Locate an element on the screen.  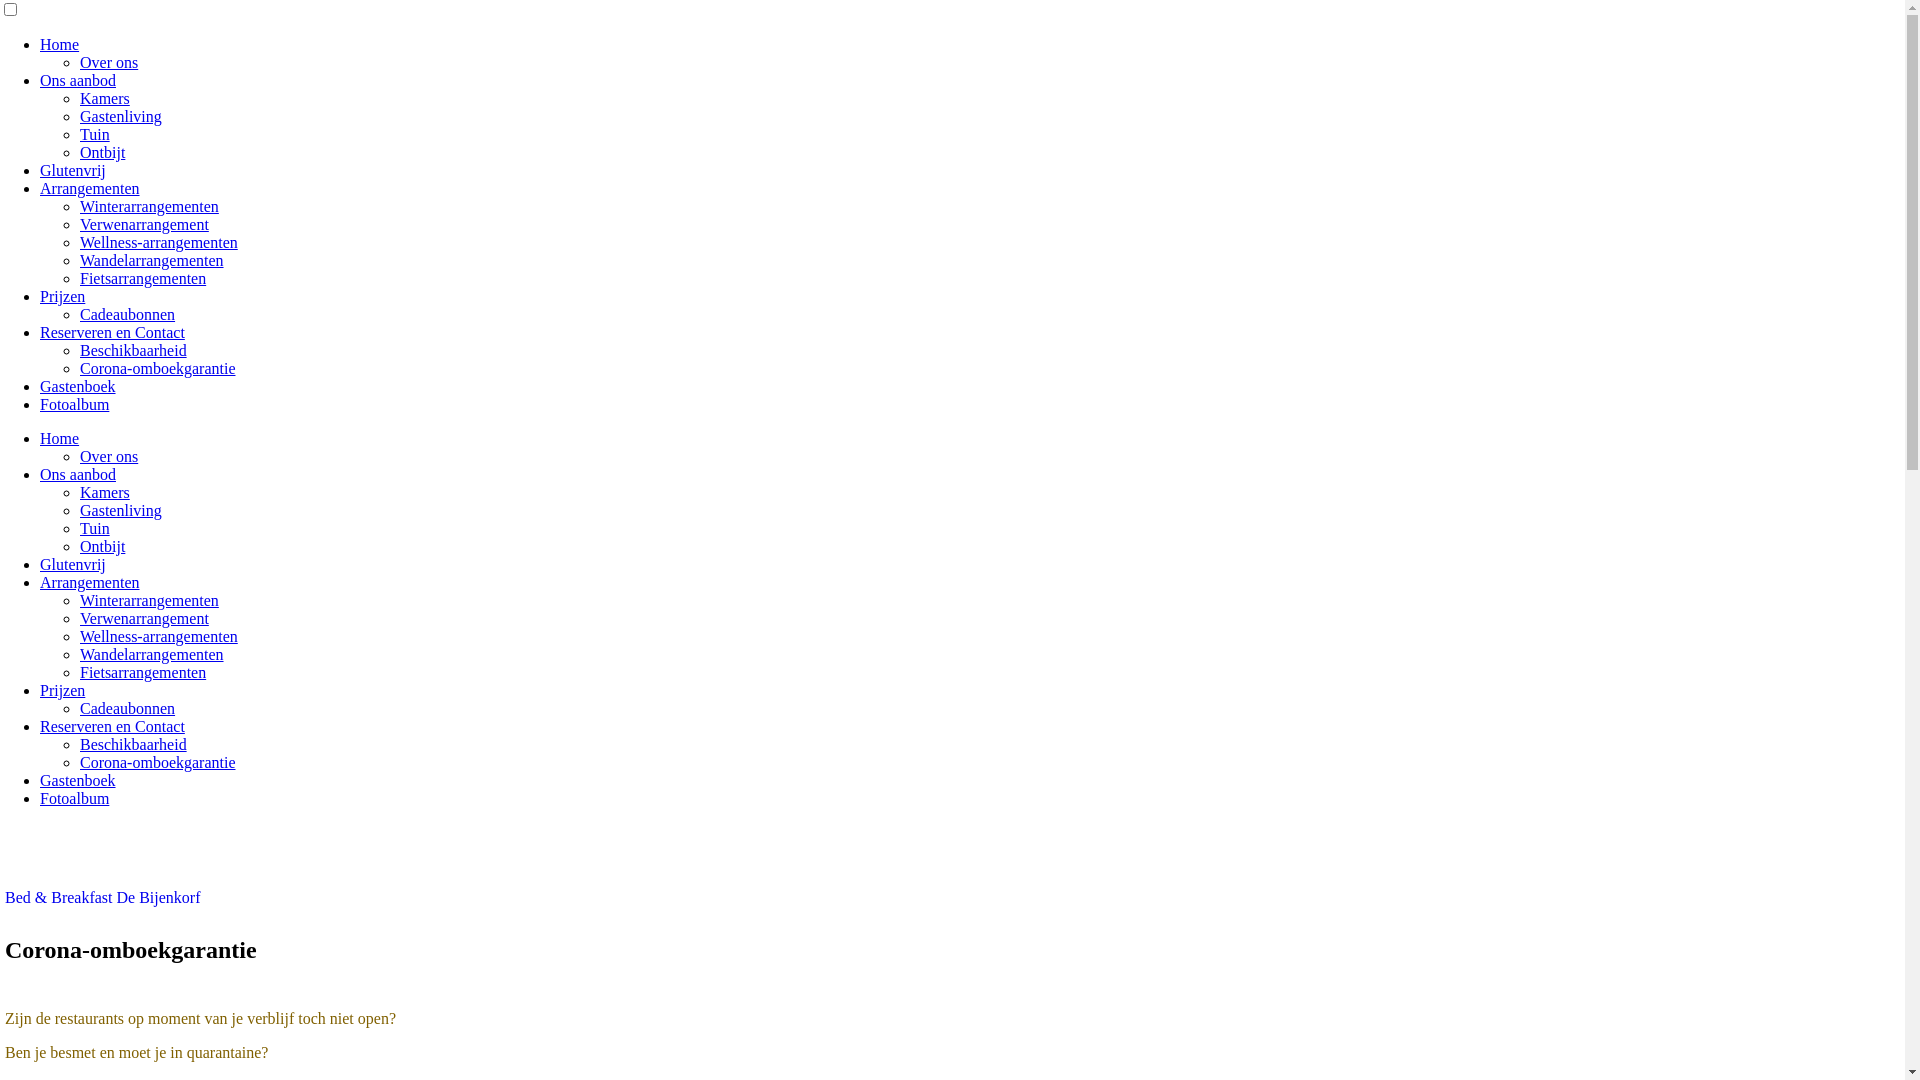
'Arrangementen' is located at coordinates (39, 188).